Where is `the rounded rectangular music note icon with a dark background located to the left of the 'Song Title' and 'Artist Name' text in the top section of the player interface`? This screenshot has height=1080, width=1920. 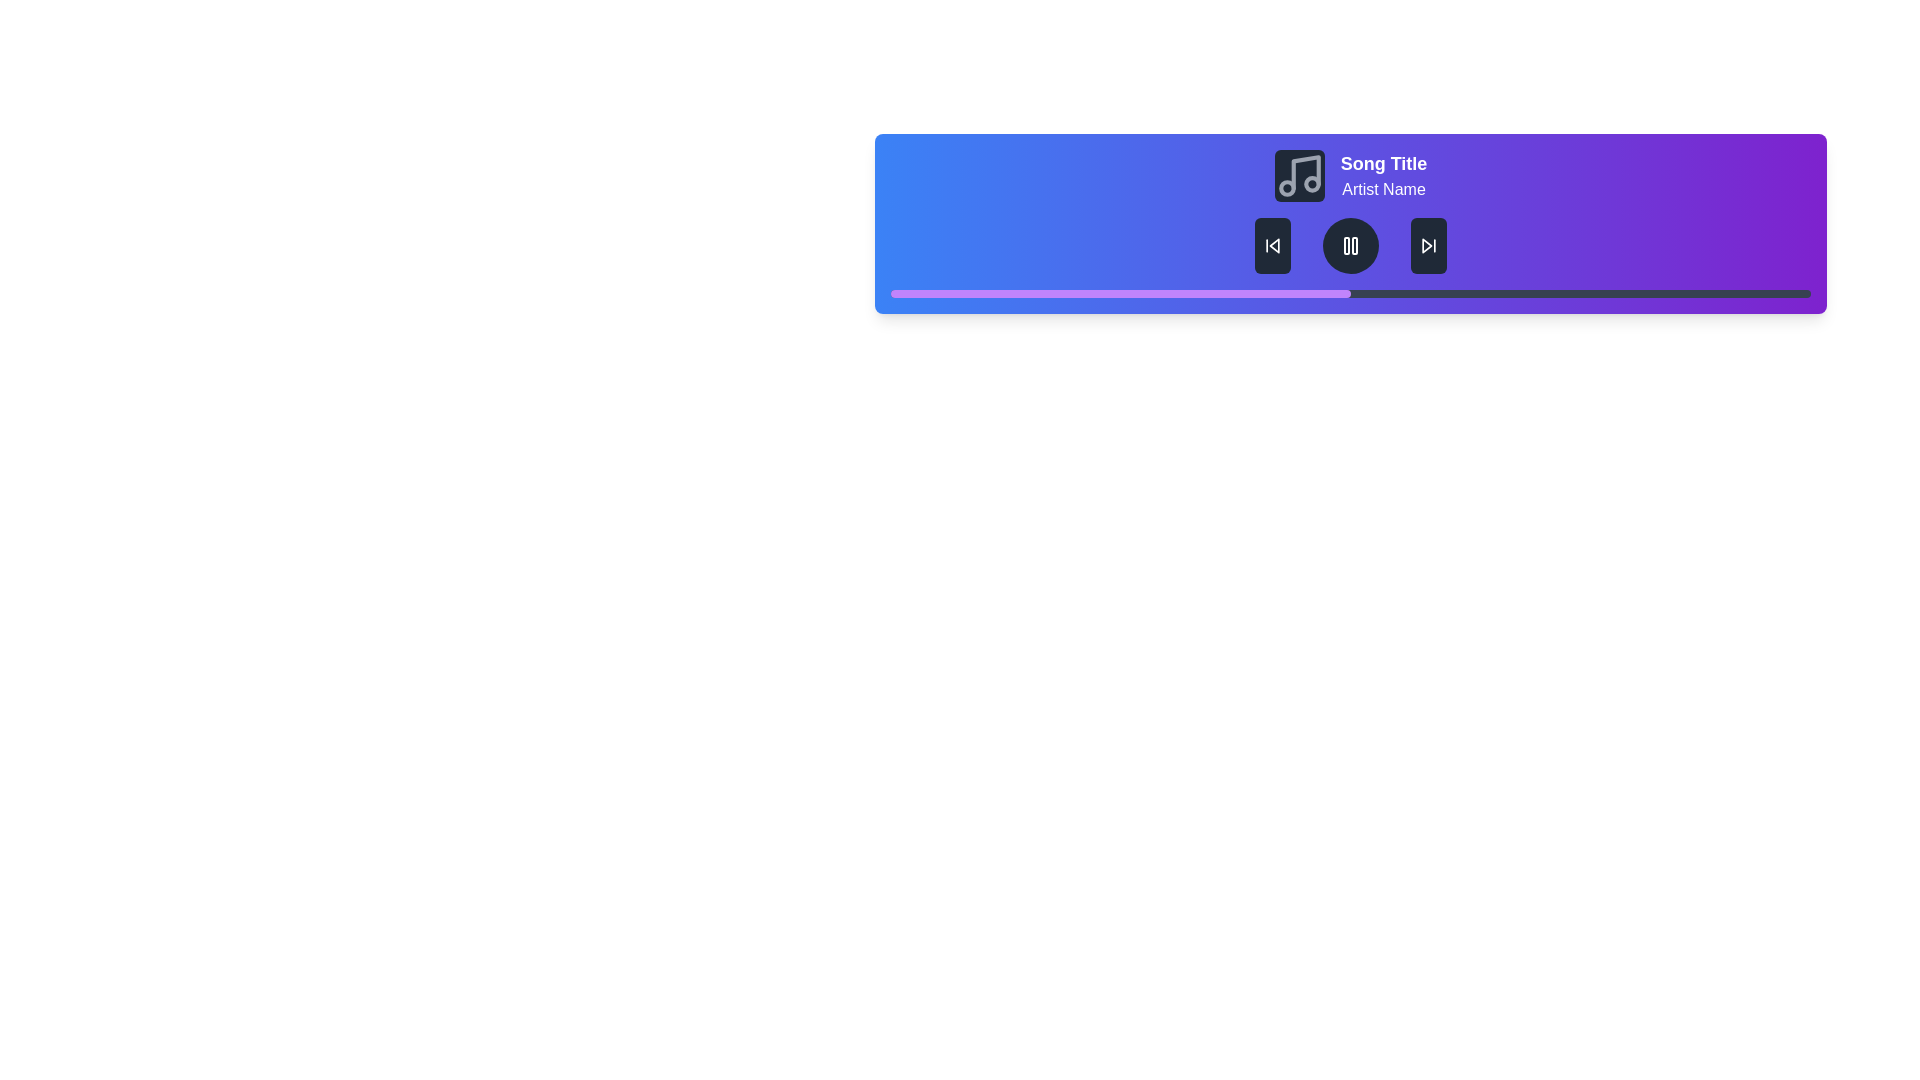
the rounded rectangular music note icon with a dark background located to the left of the 'Song Title' and 'Artist Name' text in the top section of the player interface is located at coordinates (1299, 175).